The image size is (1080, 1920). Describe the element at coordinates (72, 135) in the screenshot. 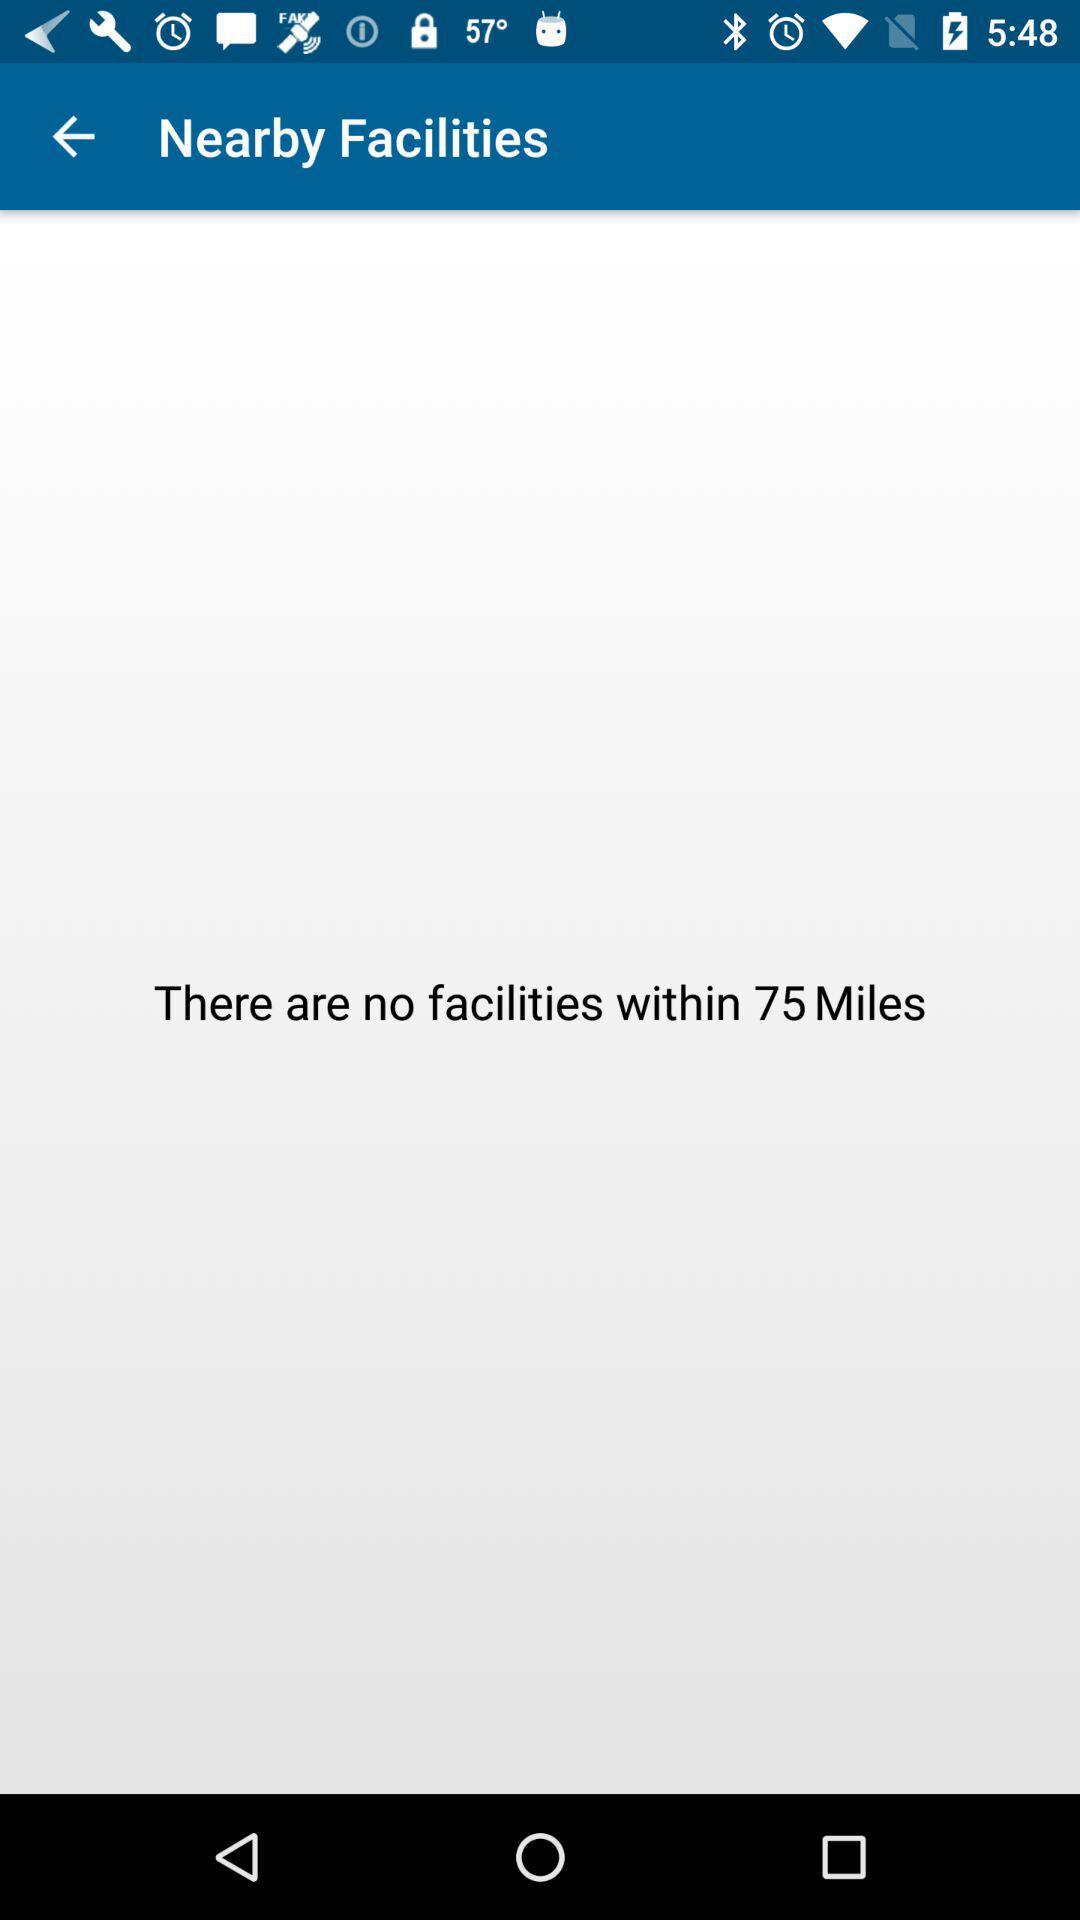

I see `the icon next to nearby facilities icon` at that location.